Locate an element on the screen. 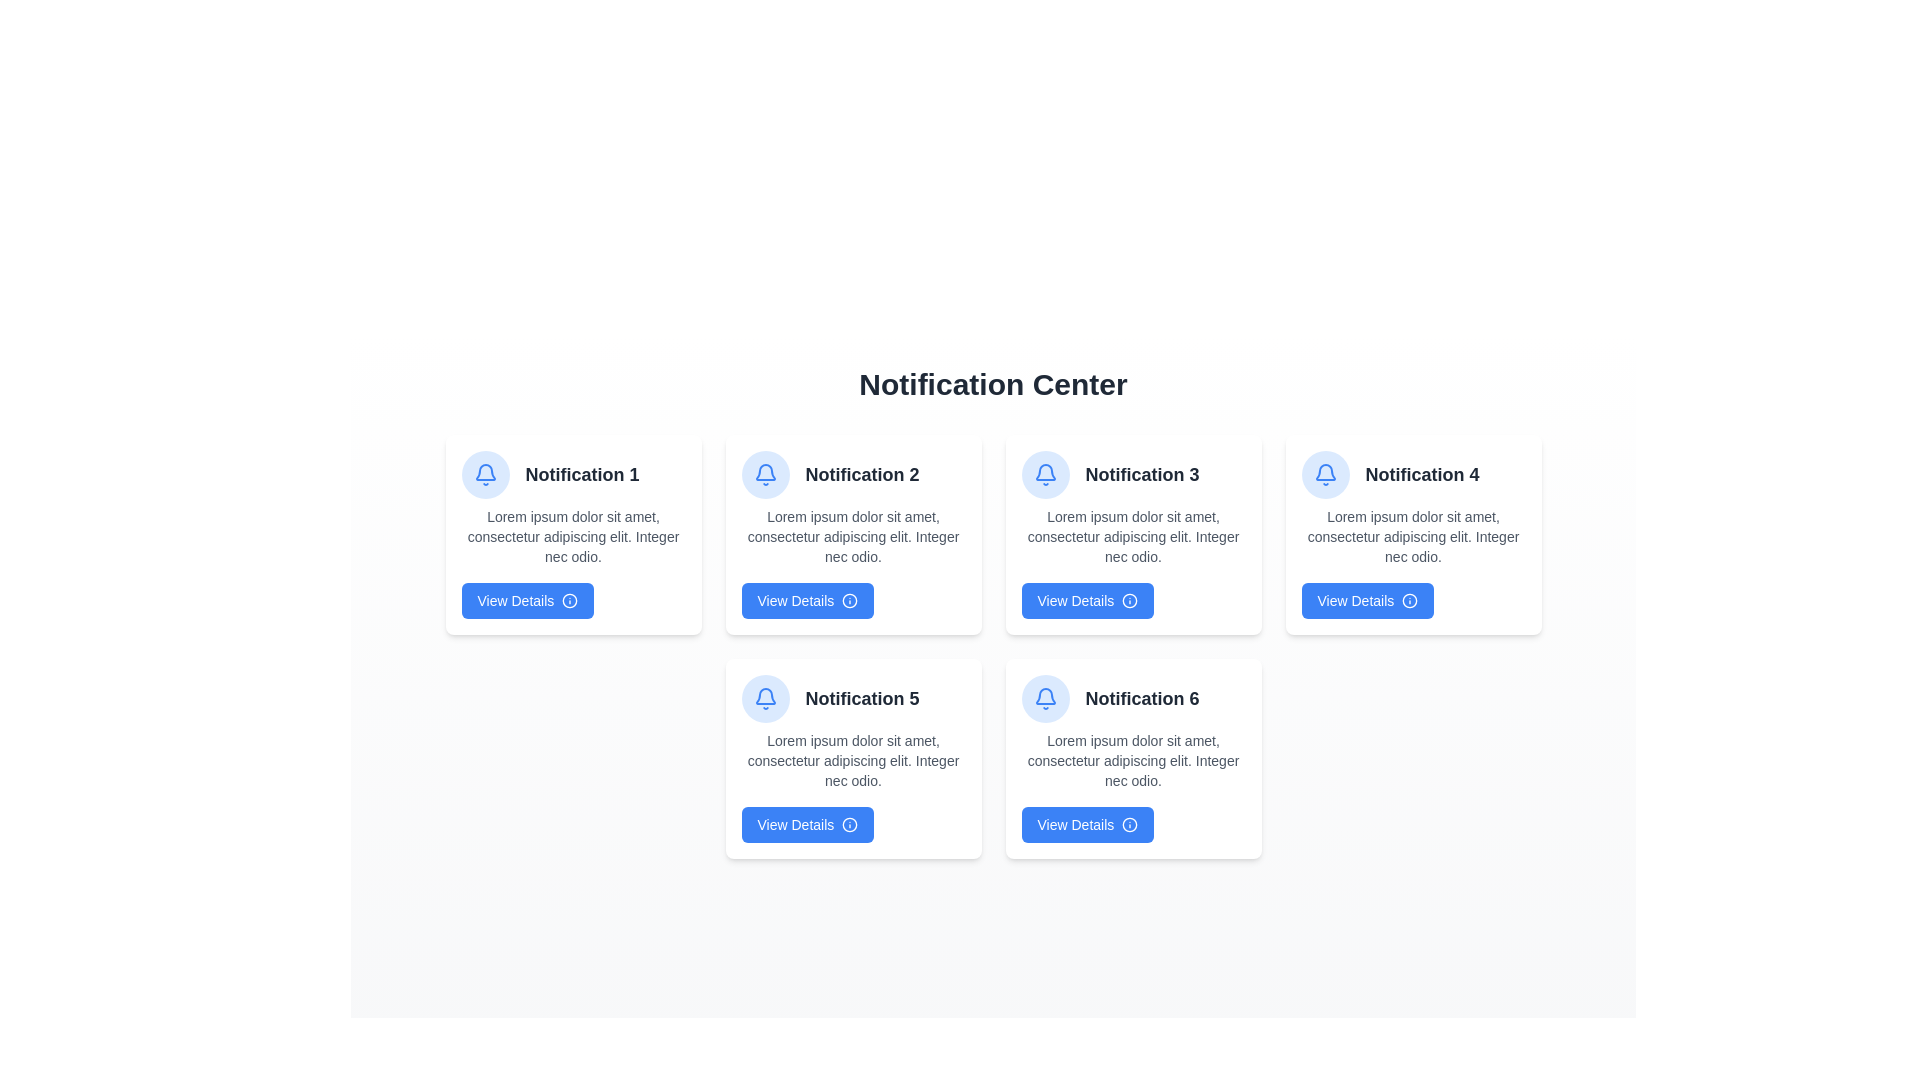  bell-shaped notification icon located in 'Notification 1' for development purposes is located at coordinates (1044, 695).